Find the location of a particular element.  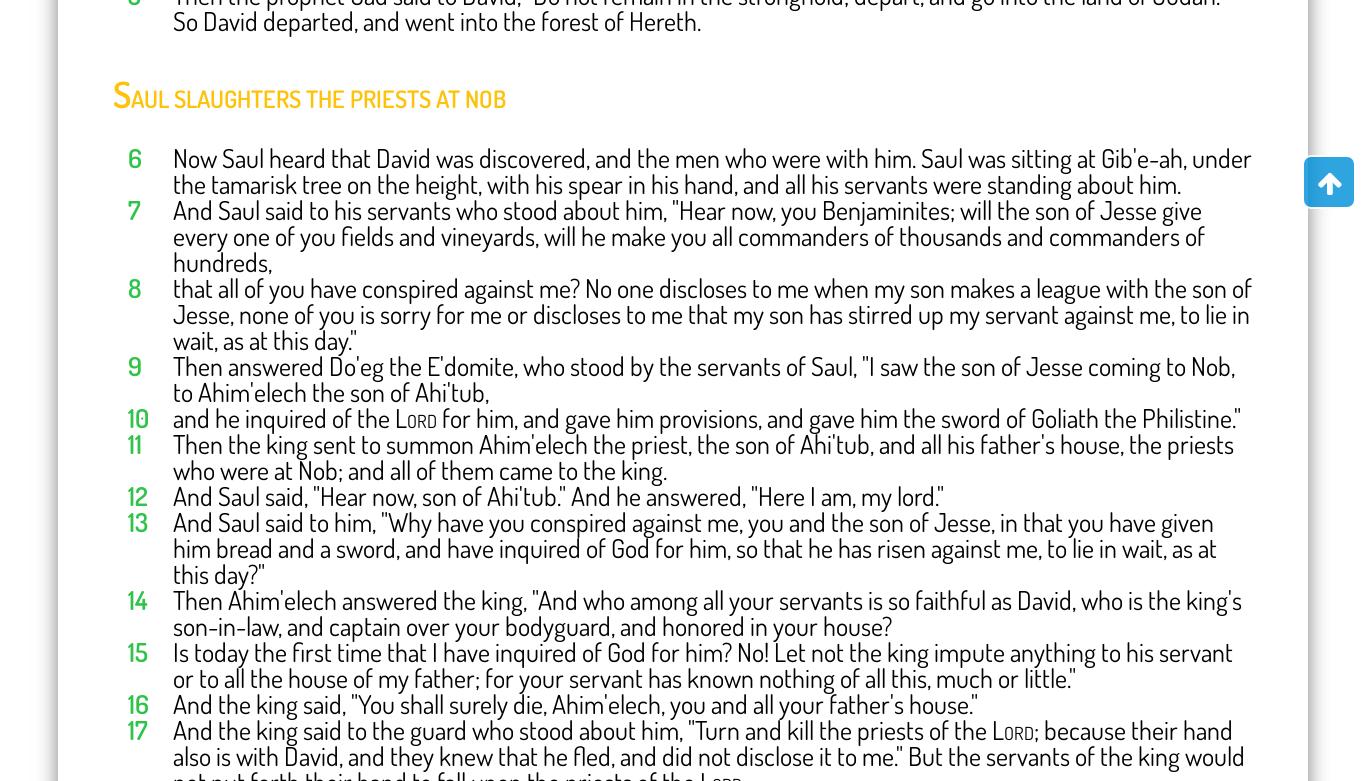

'Then answered Do'eg the E'domite, who stood by the servants of Saul, "I saw the son of Jesse coming to Nob, to Ahim'elech the son of Ahi'tub,' is located at coordinates (704, 377).